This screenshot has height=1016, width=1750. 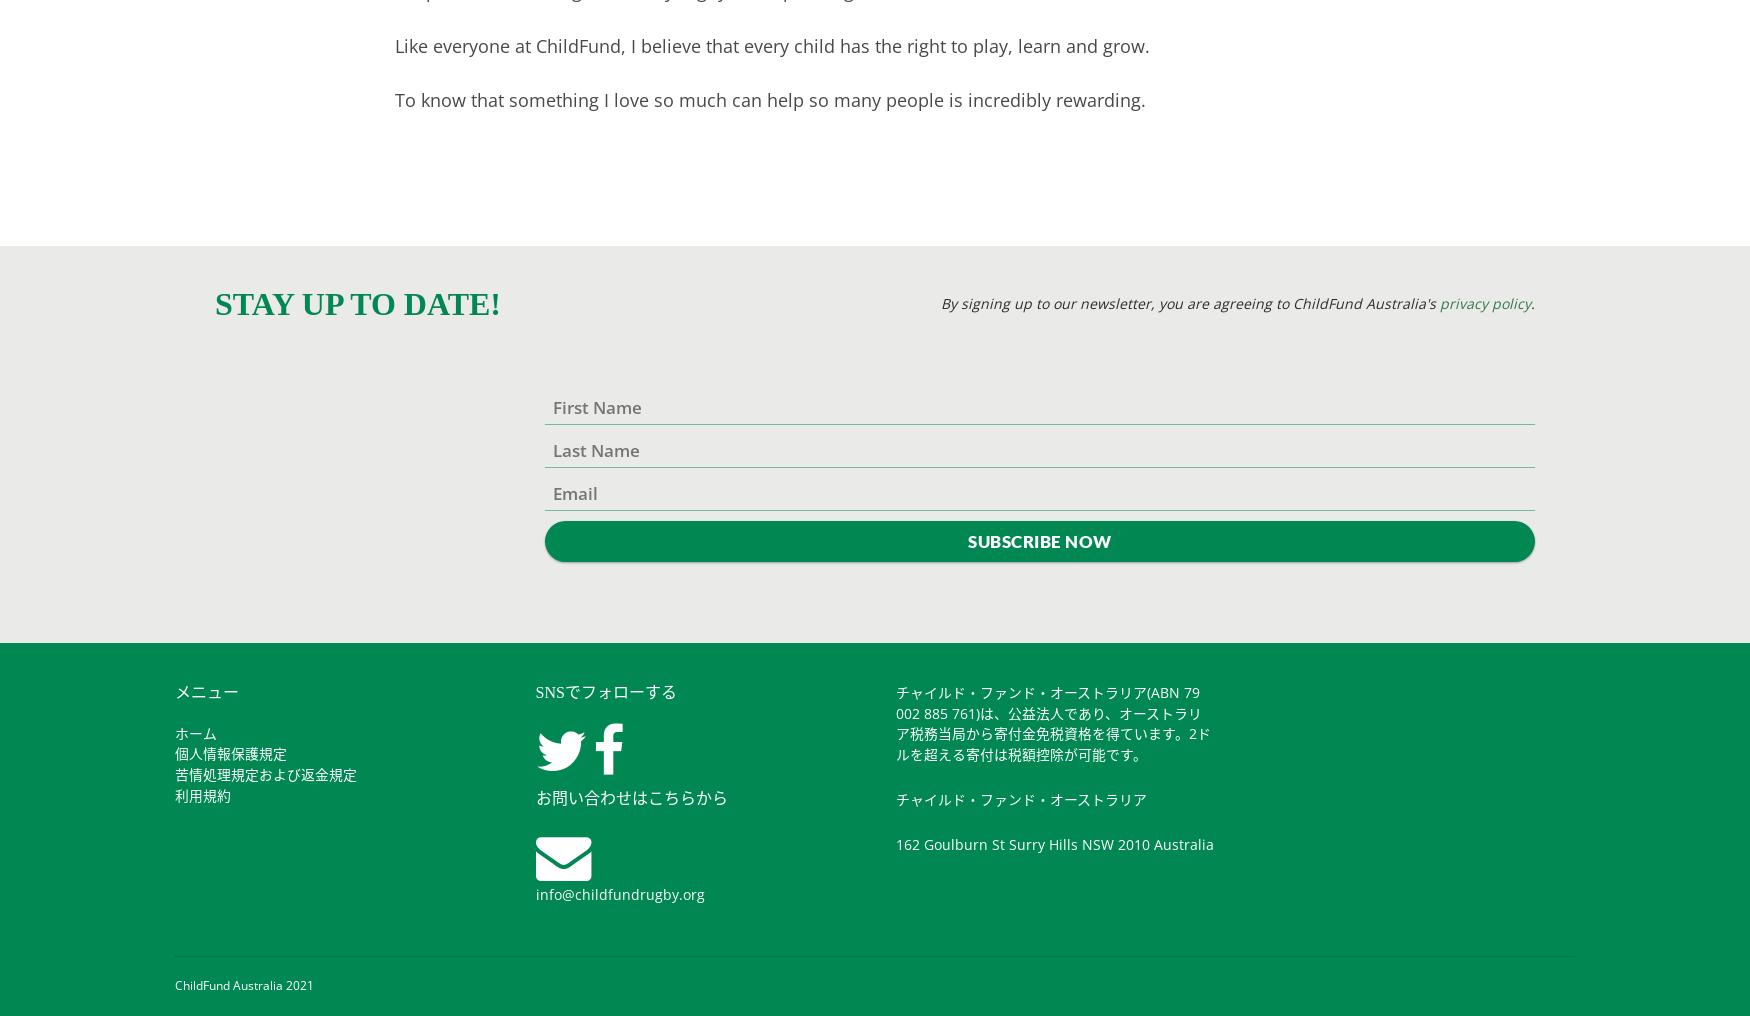 I want to click on 'ChildFund Australia 2021', so click(x=244, y=984).